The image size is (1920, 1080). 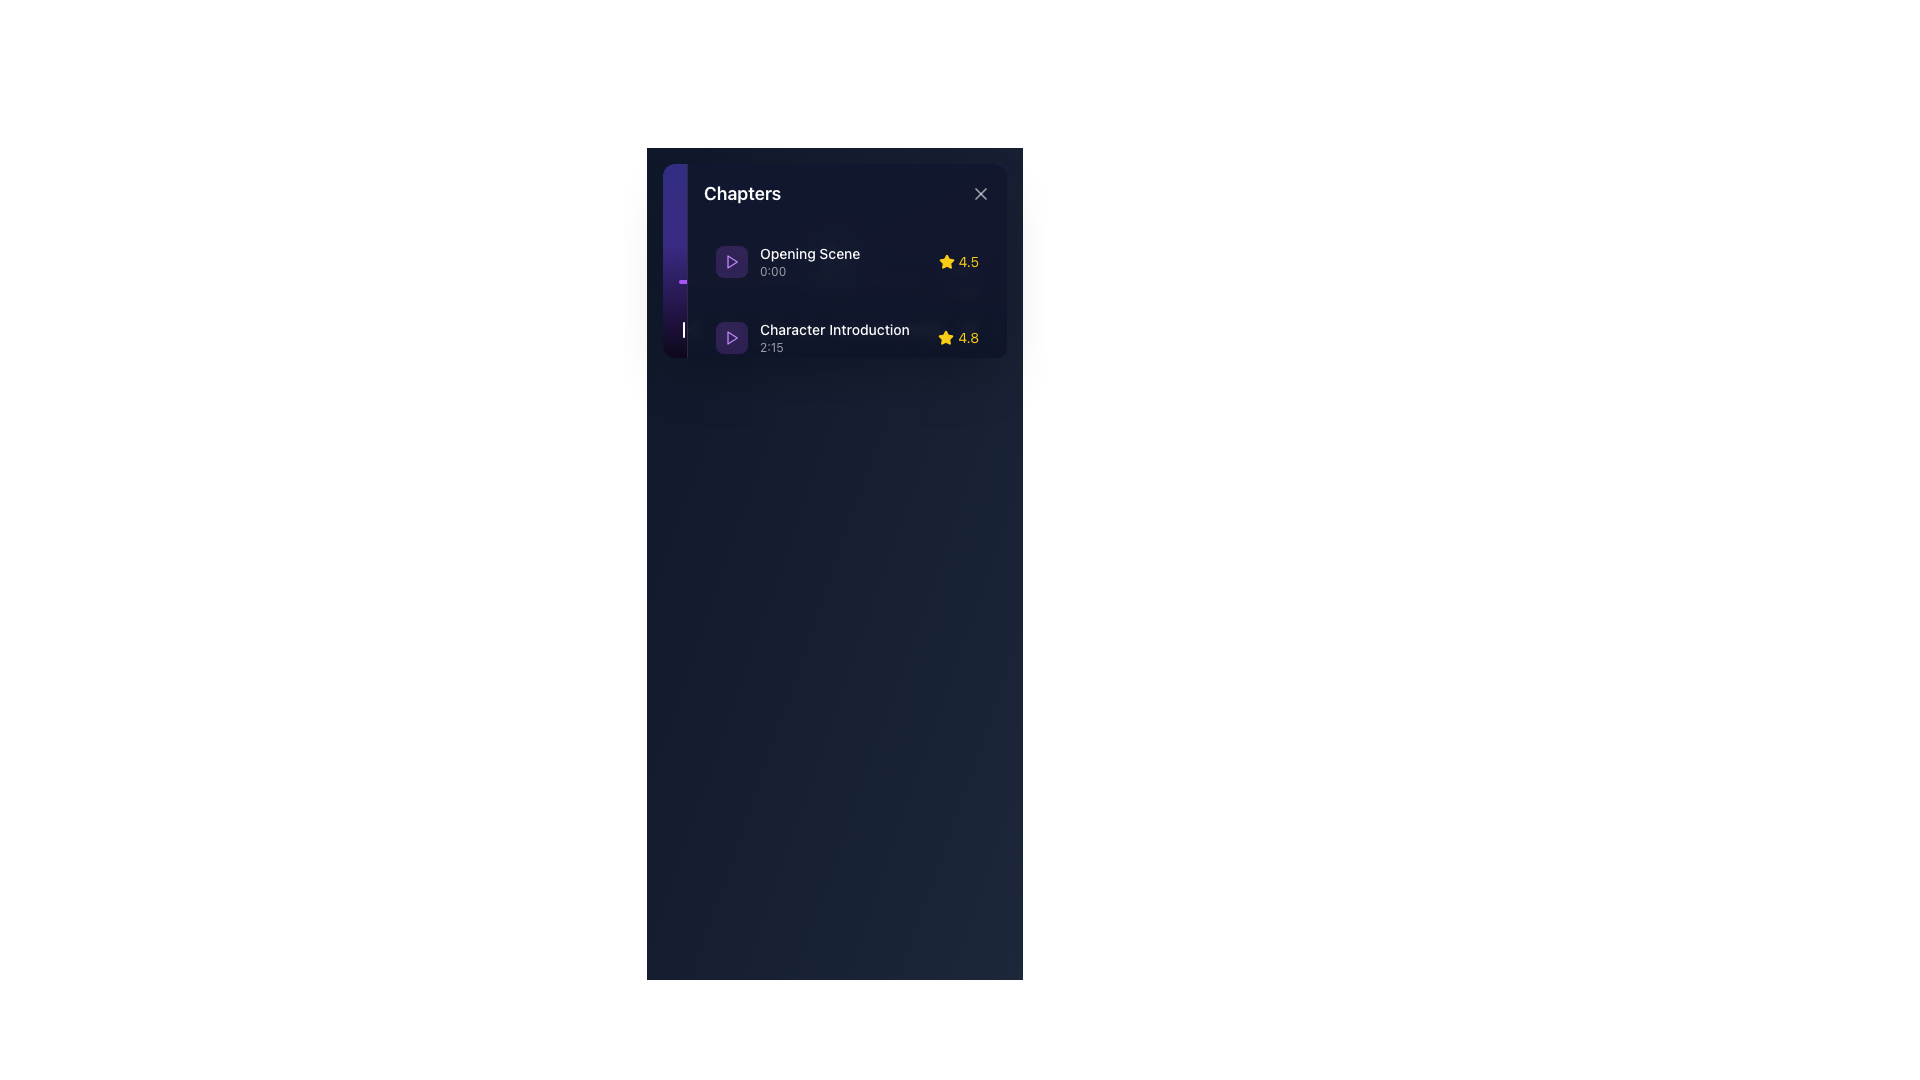 What do you see at coordinates (730, 328) in the screenshot?
I see `the triangular purple play button icon located in the top-left corner of the chapter menu` at bounding box center [730, 328].